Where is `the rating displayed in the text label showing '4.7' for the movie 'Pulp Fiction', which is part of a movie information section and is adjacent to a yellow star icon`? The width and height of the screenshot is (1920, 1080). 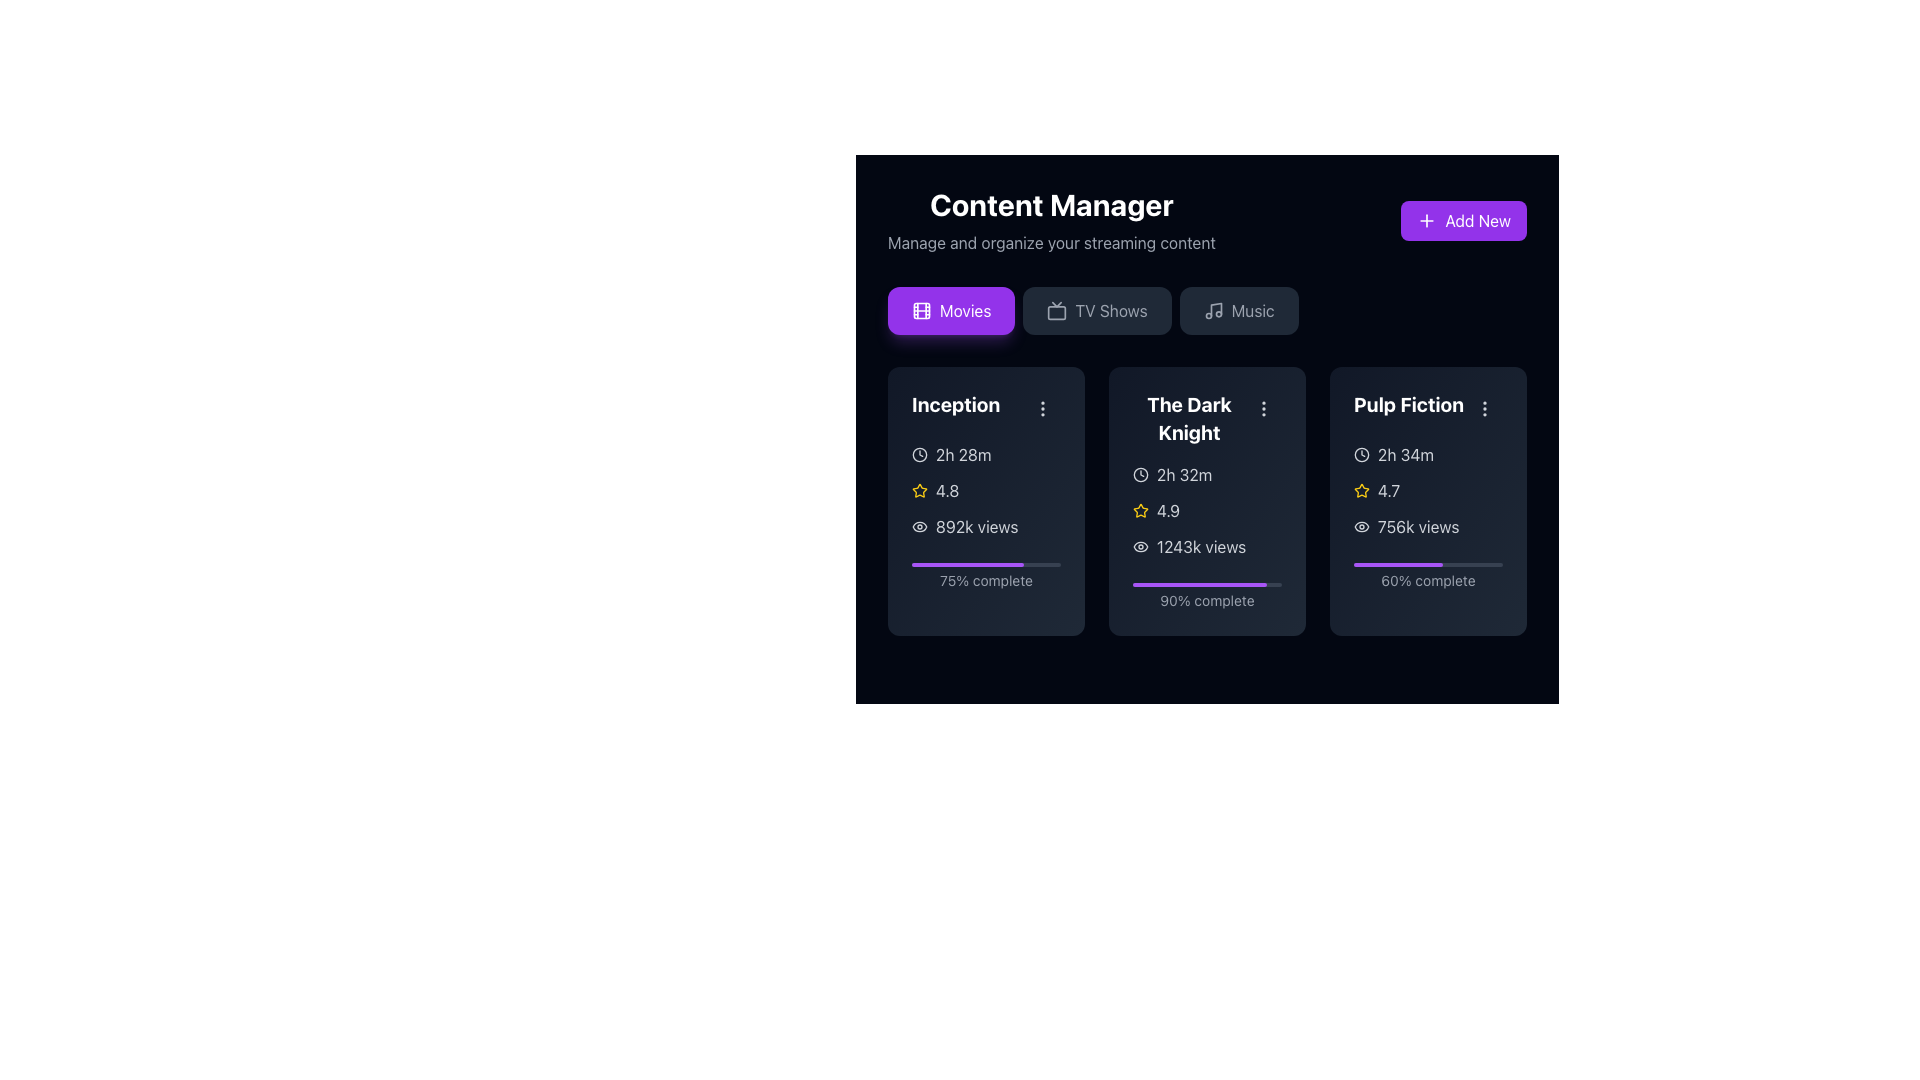
the rating displayed in the text label showing '4.7' for the movie 'Pulp Fiction', which is part of a movie information section and is adjacent to a yellow star icon is located at coordinates (1388, 490).